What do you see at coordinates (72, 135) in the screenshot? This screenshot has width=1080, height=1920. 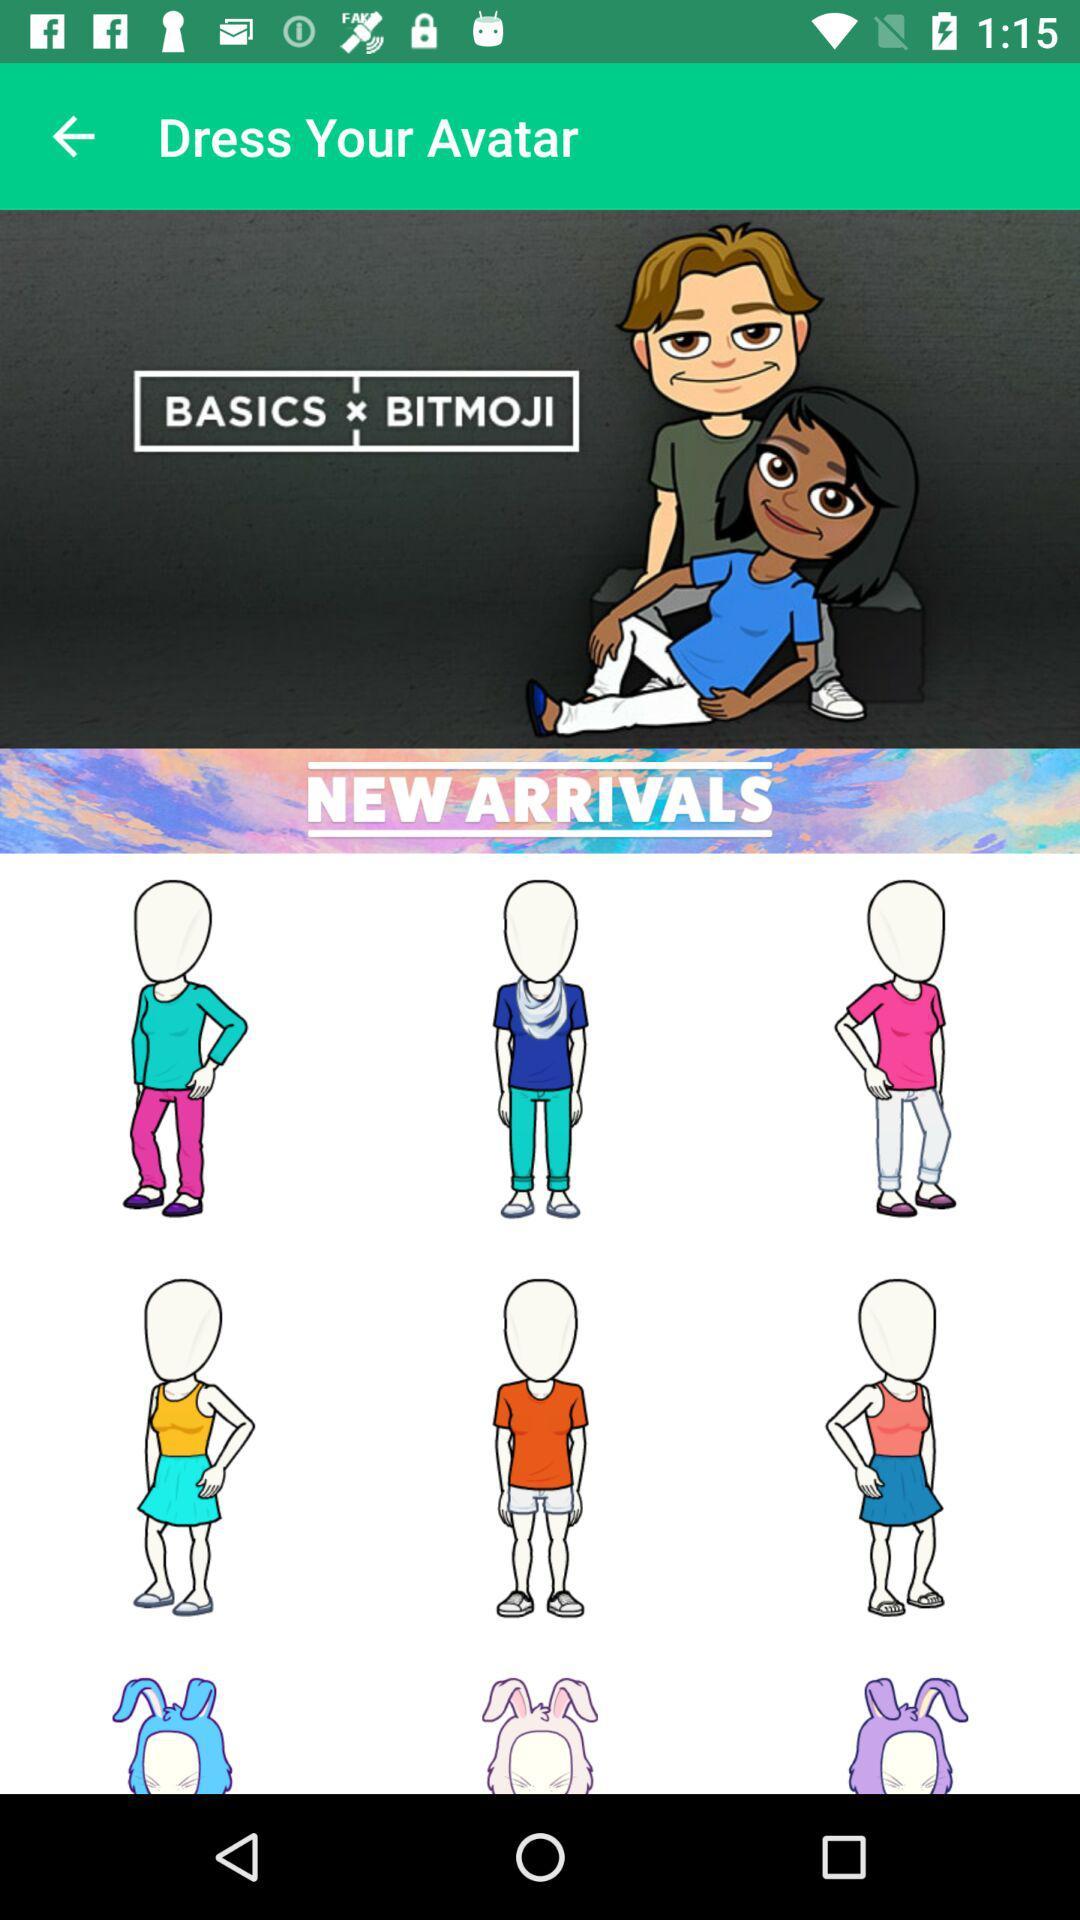 I see `the app next to dress your avatar app` at bounding box center [72, 135].